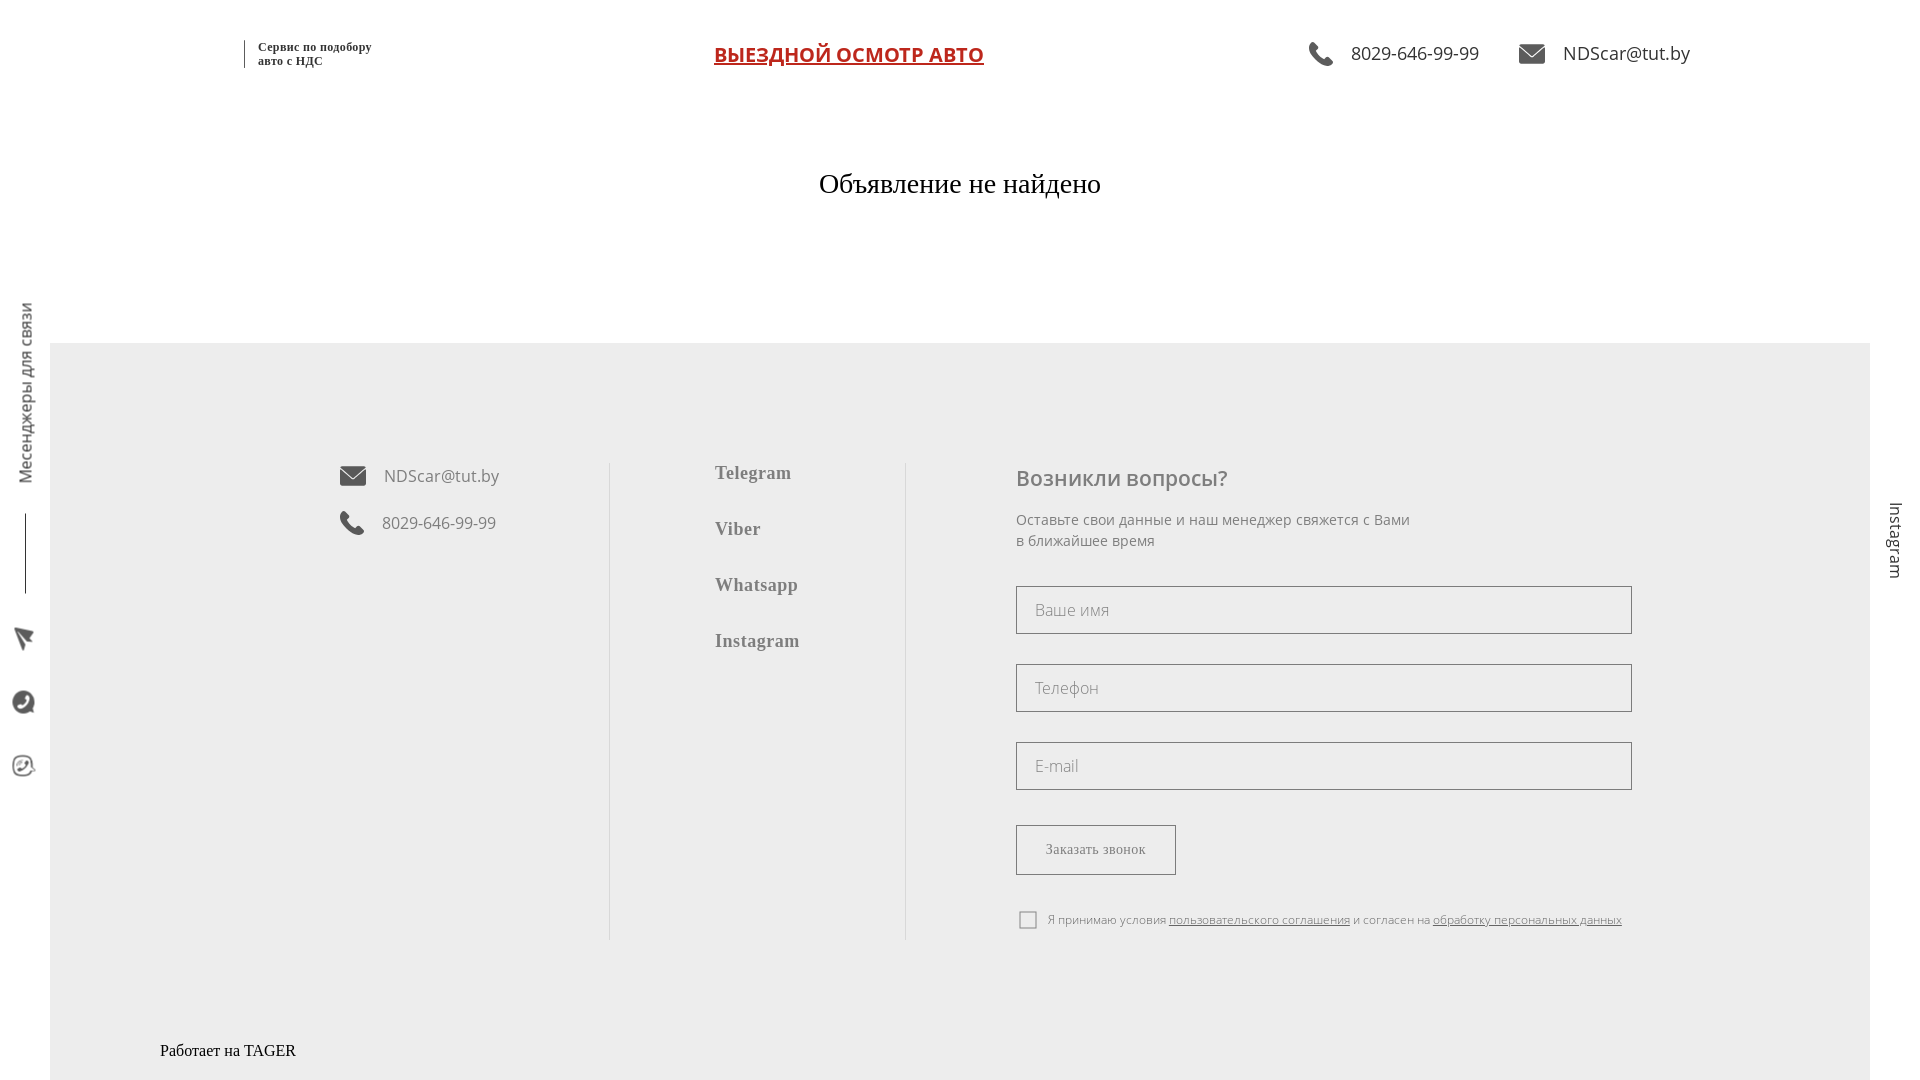 The height and width of the screenshot is (1080, 1920). What do you see at coordinates (1016, 765) in the screenshot?
I see `'ndsCar'` at bounding box center [1016, 765].